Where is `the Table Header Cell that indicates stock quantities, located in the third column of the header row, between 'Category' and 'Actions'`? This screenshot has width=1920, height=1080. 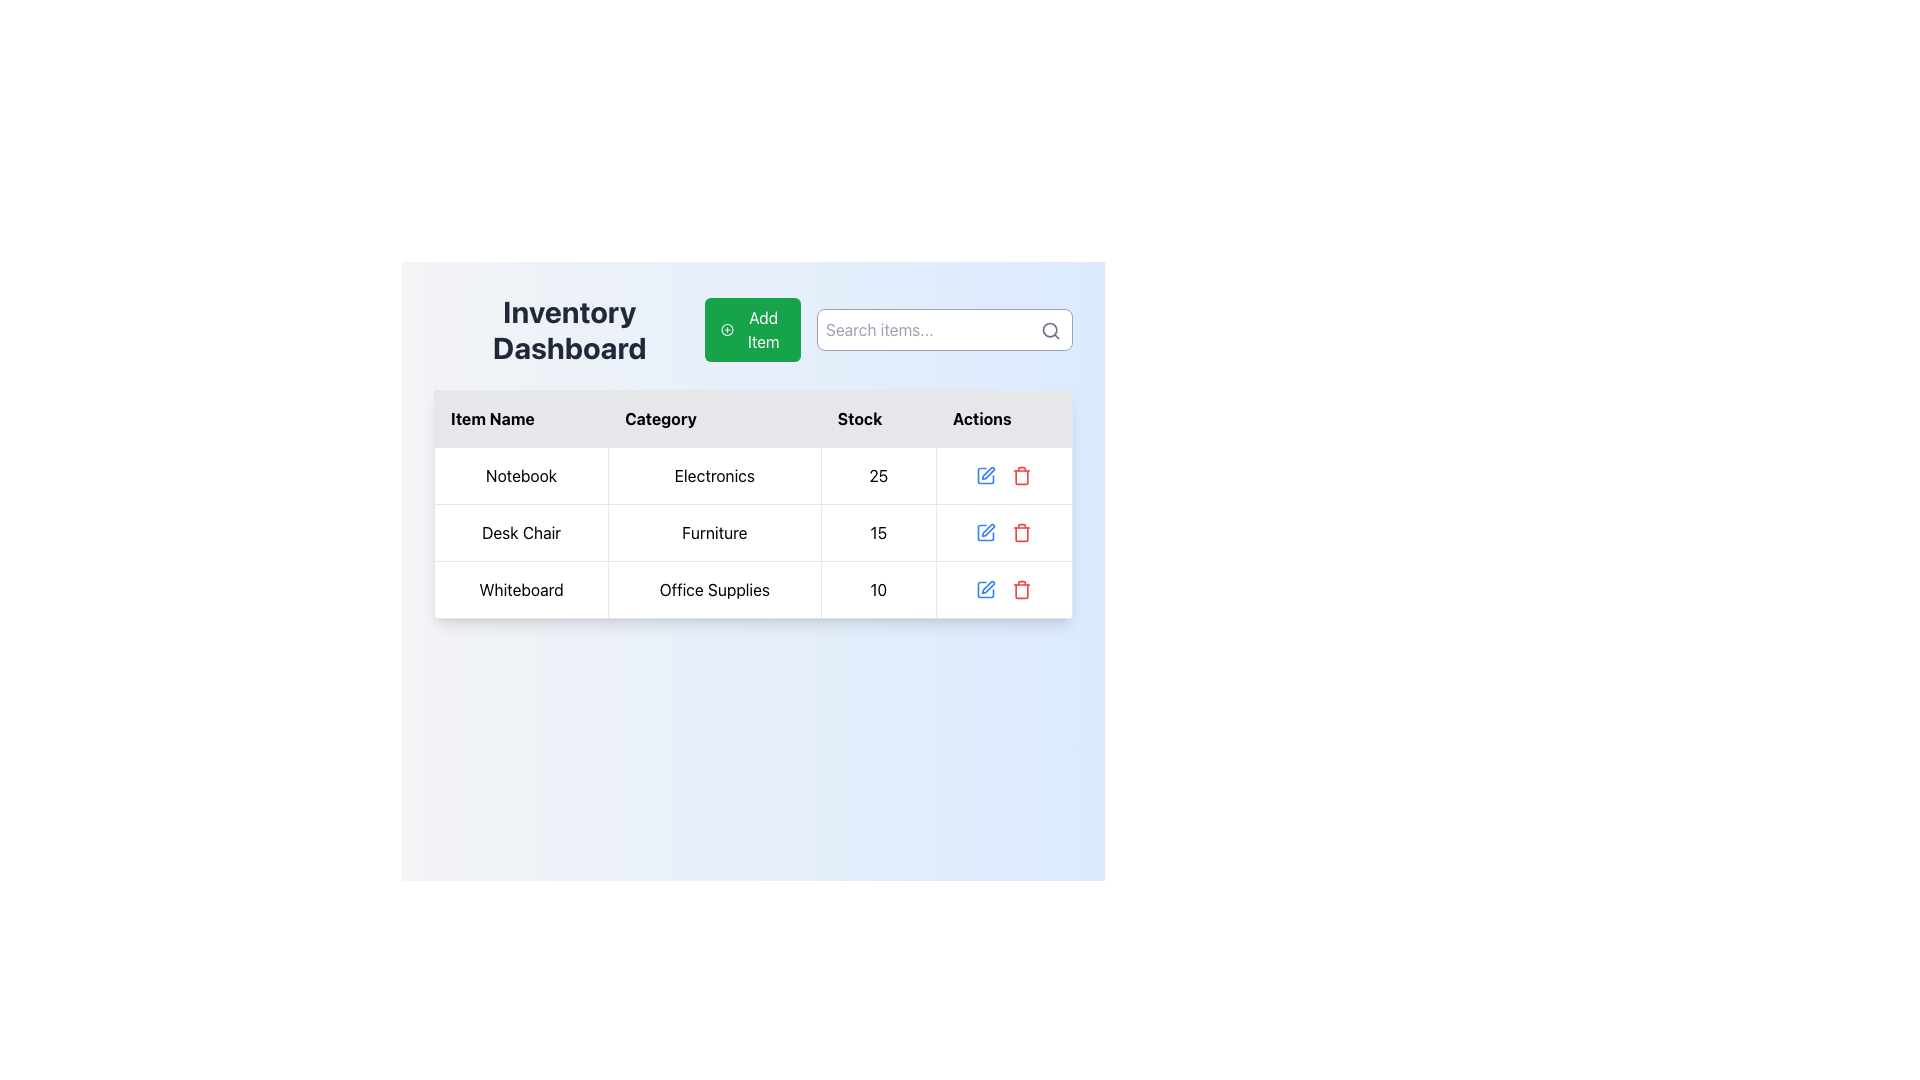
the Table Header Cell that indicates stock quantities, located in the third column of the header row, between 'Category' and 'Actions' is located at coordinates (878, 418).